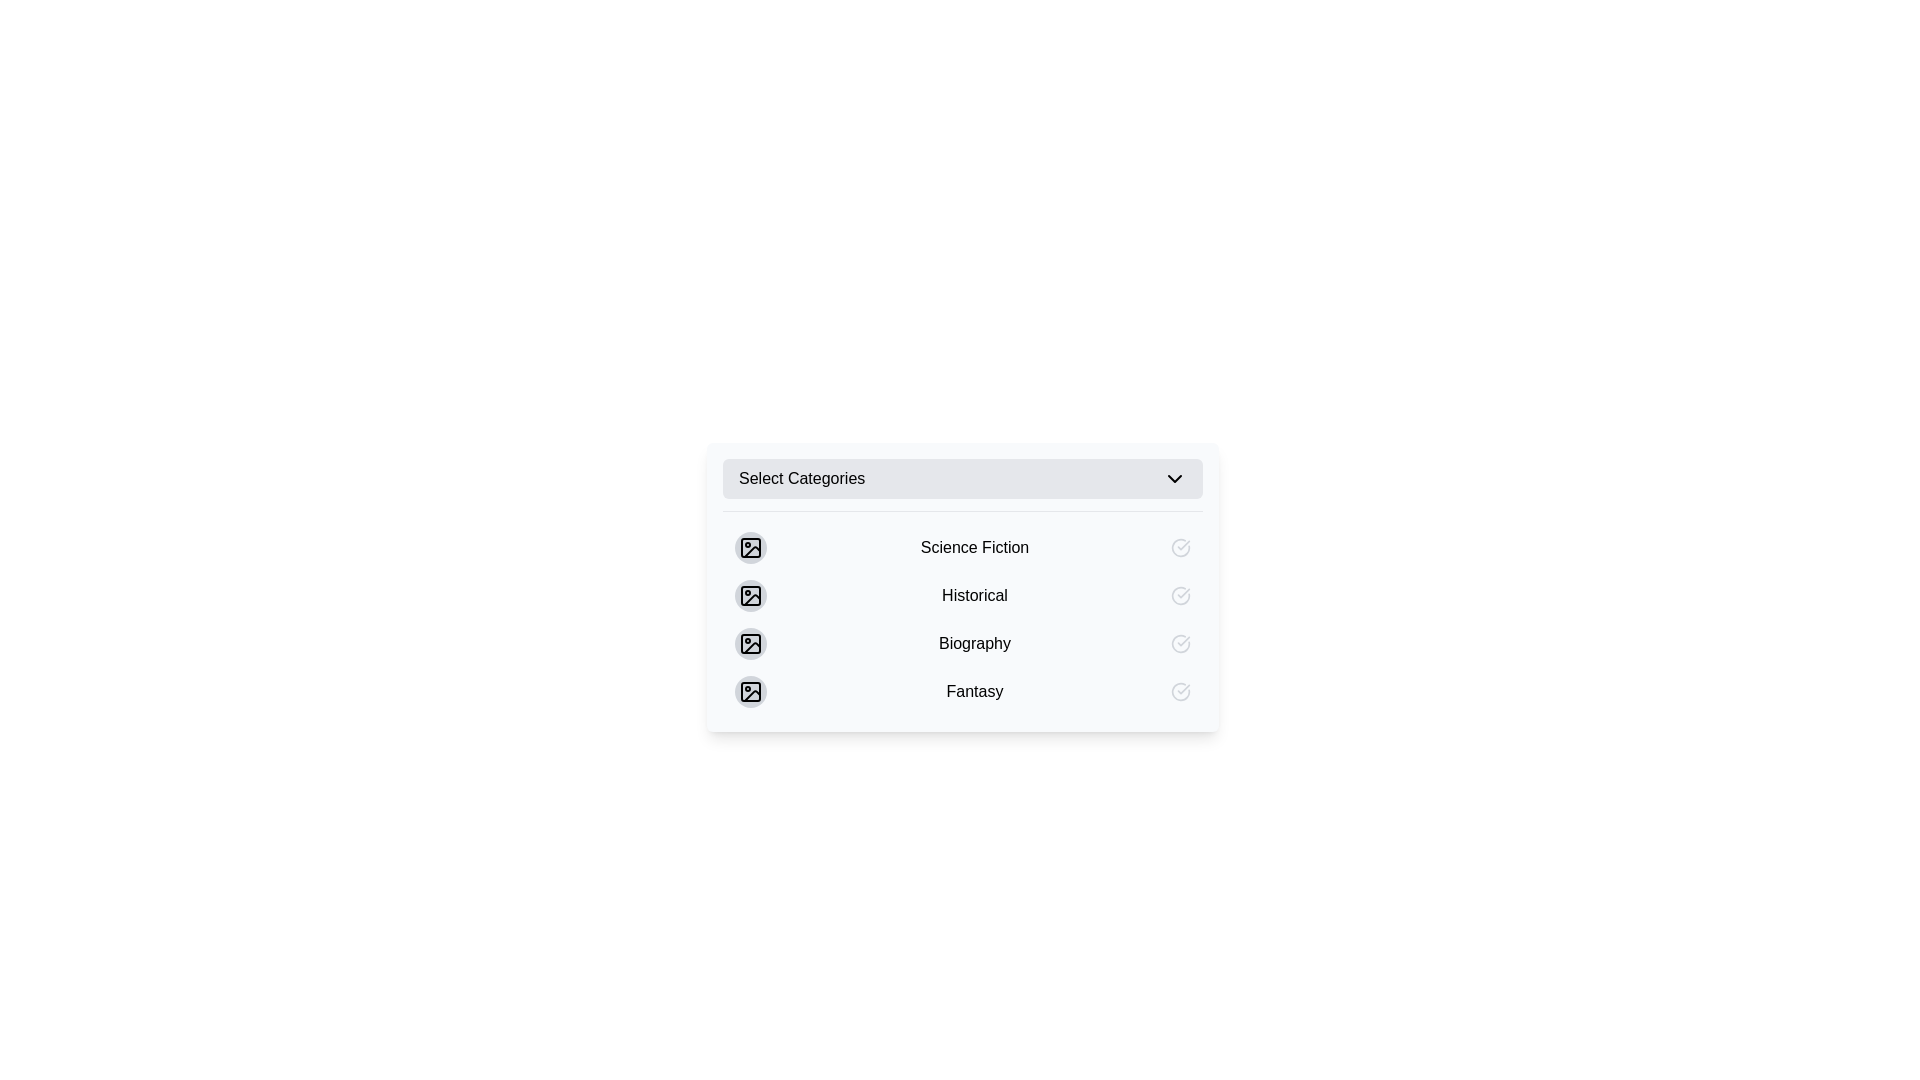  What do you see at coordinates (974, 595) in the screenshot?
I see `the 'Historical' category label in the dropdown list, which is positioned between 'Science Fiction' and 'Biography'` at bounding box center [974, 595].